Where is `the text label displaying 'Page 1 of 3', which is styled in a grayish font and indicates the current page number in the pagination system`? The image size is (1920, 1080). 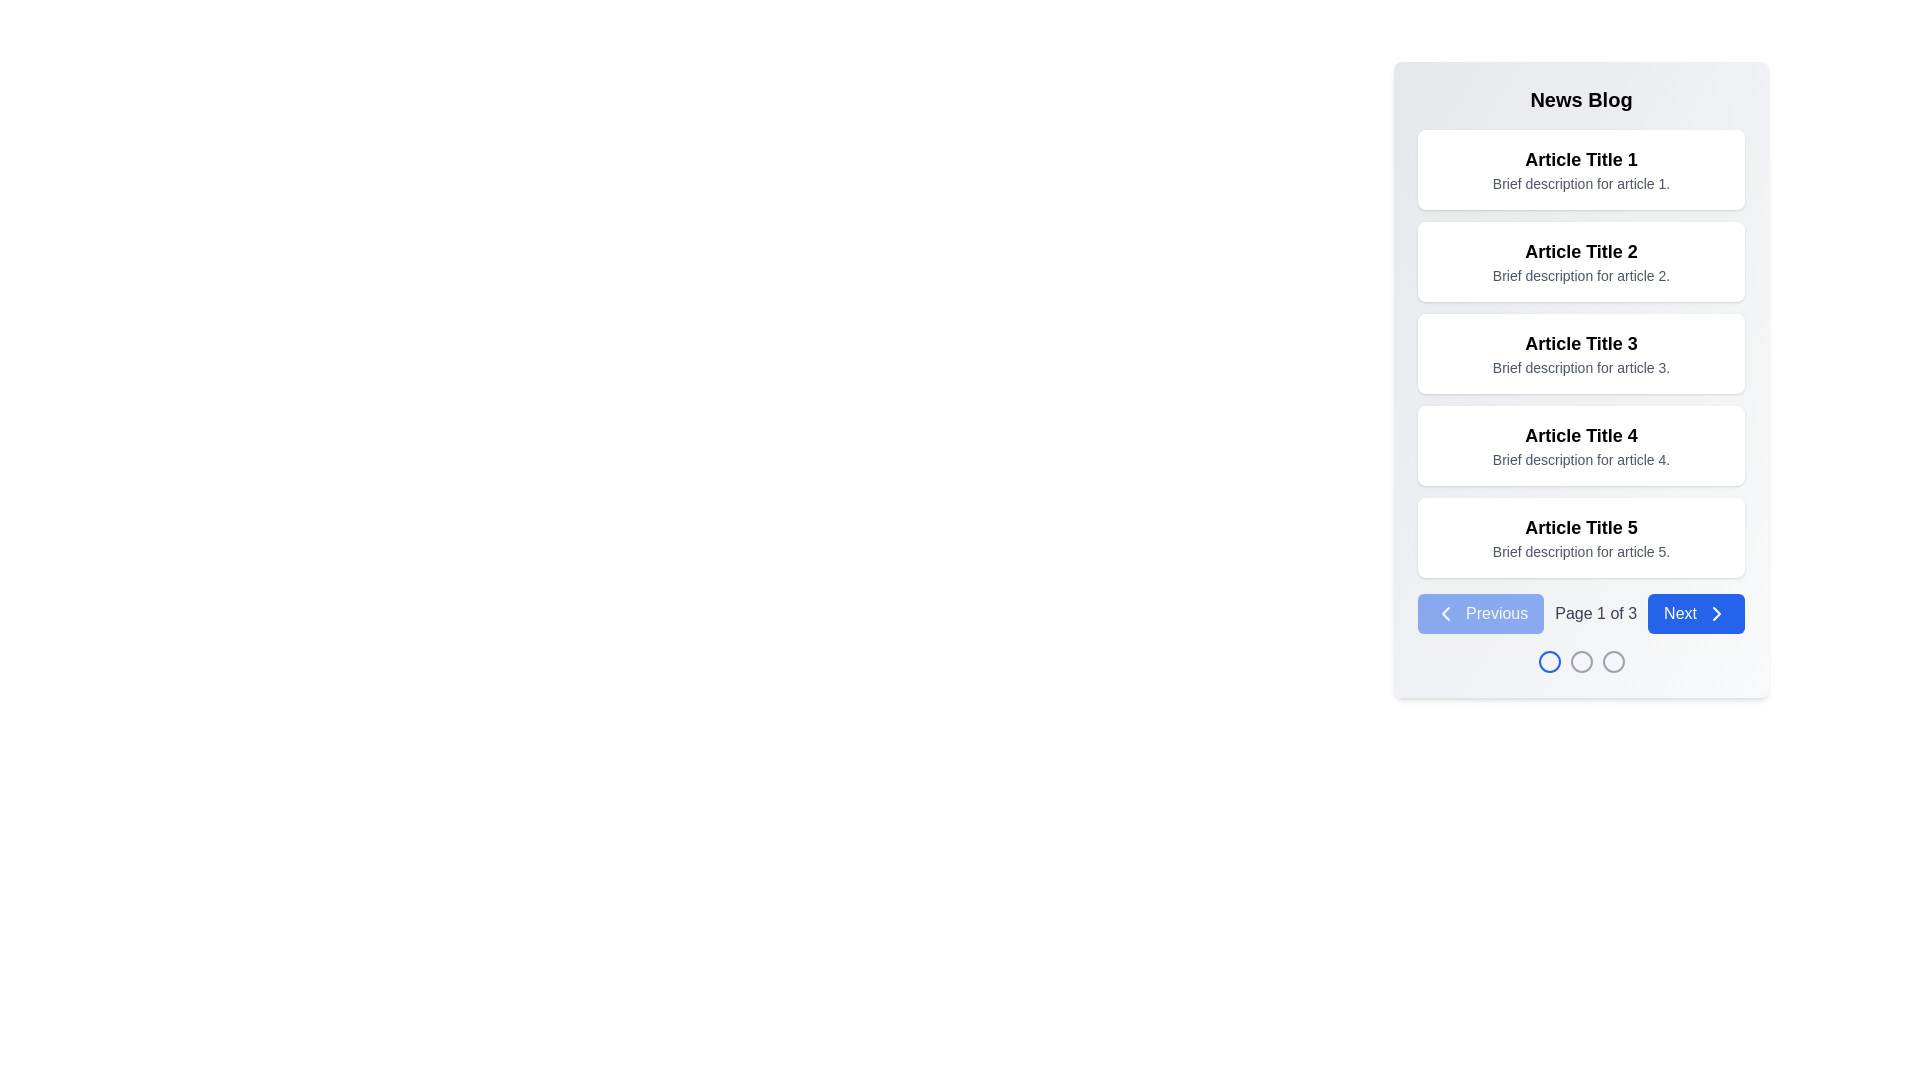 the text label displaying 'Page 1 of 3', which is styled in a grayish font and indicates the current page number in the pagination system is located at coordinates (1595, 612).